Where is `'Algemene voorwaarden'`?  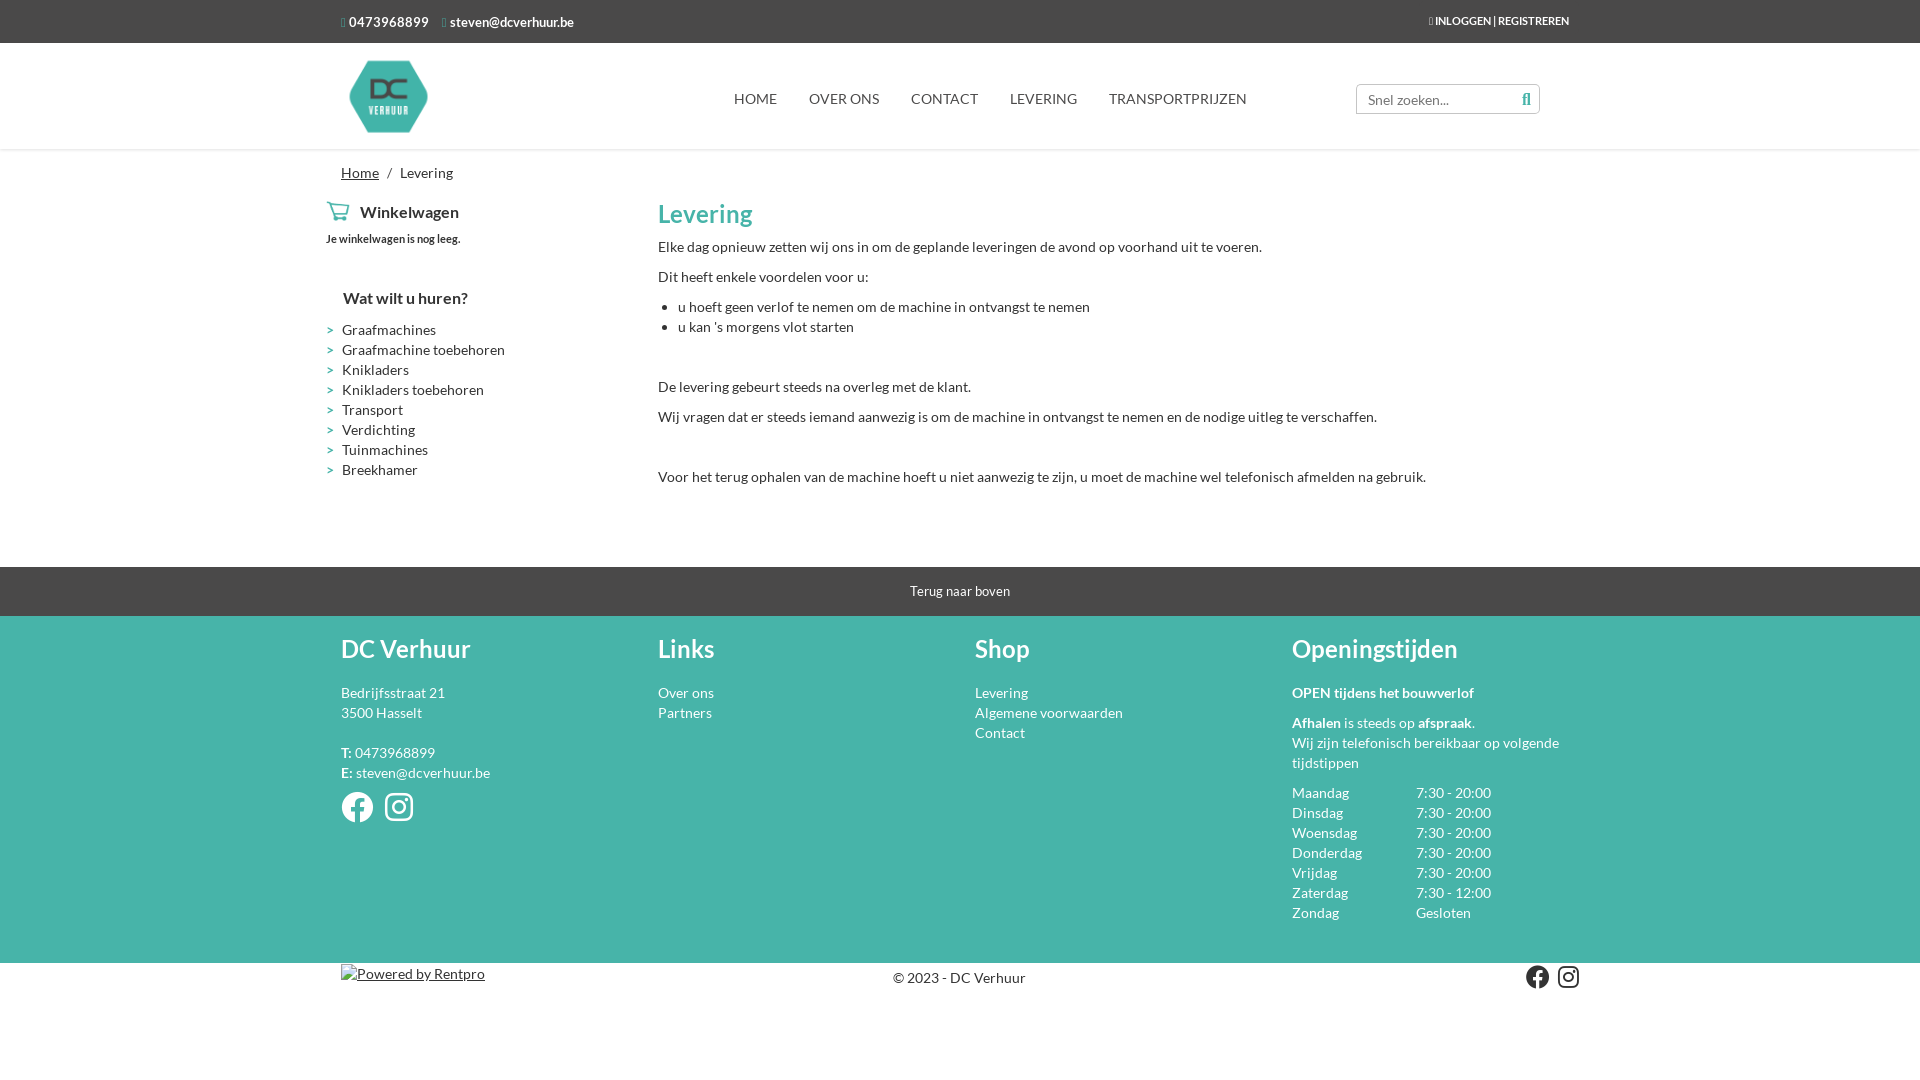
'Algemene voorwaarden' is located at coordinates (1048, 711).